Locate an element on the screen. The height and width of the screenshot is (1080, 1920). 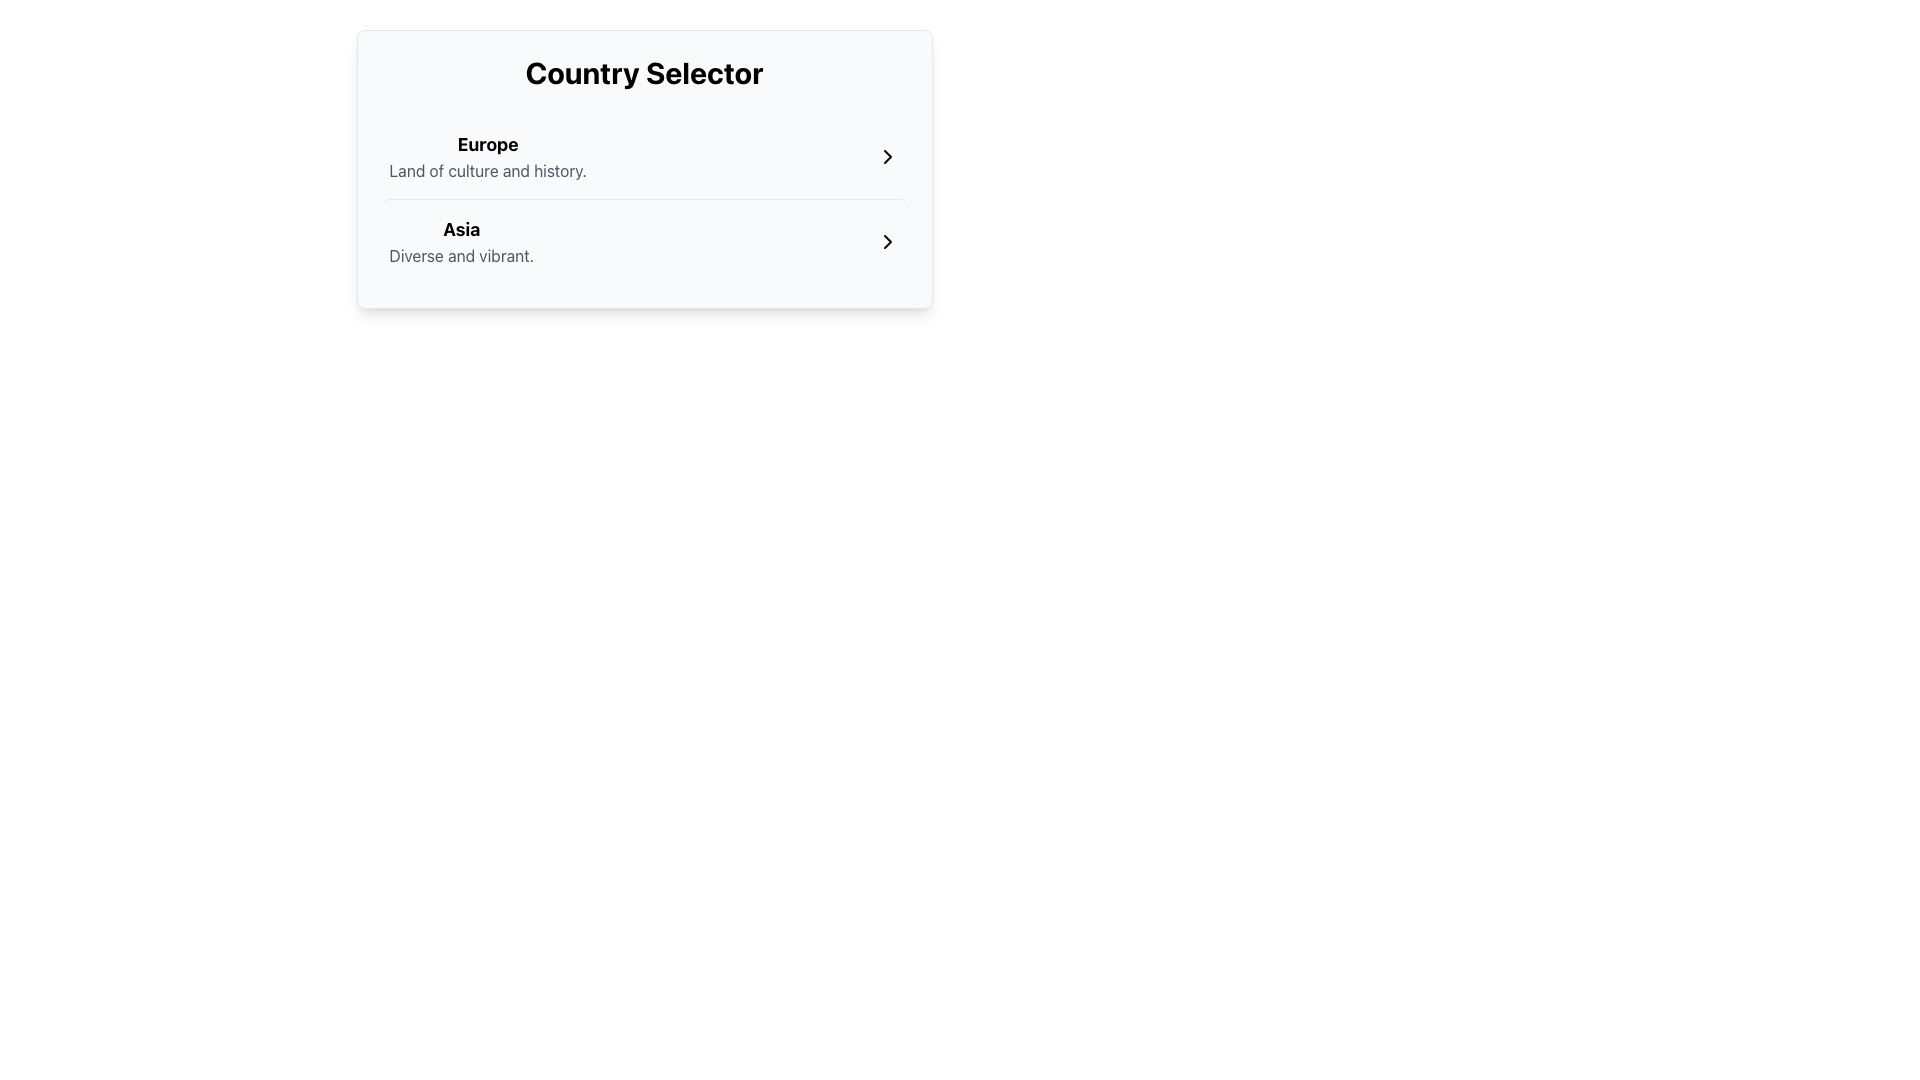
the selectable list item representing 'Asia' is located at coordinates (460, 241).